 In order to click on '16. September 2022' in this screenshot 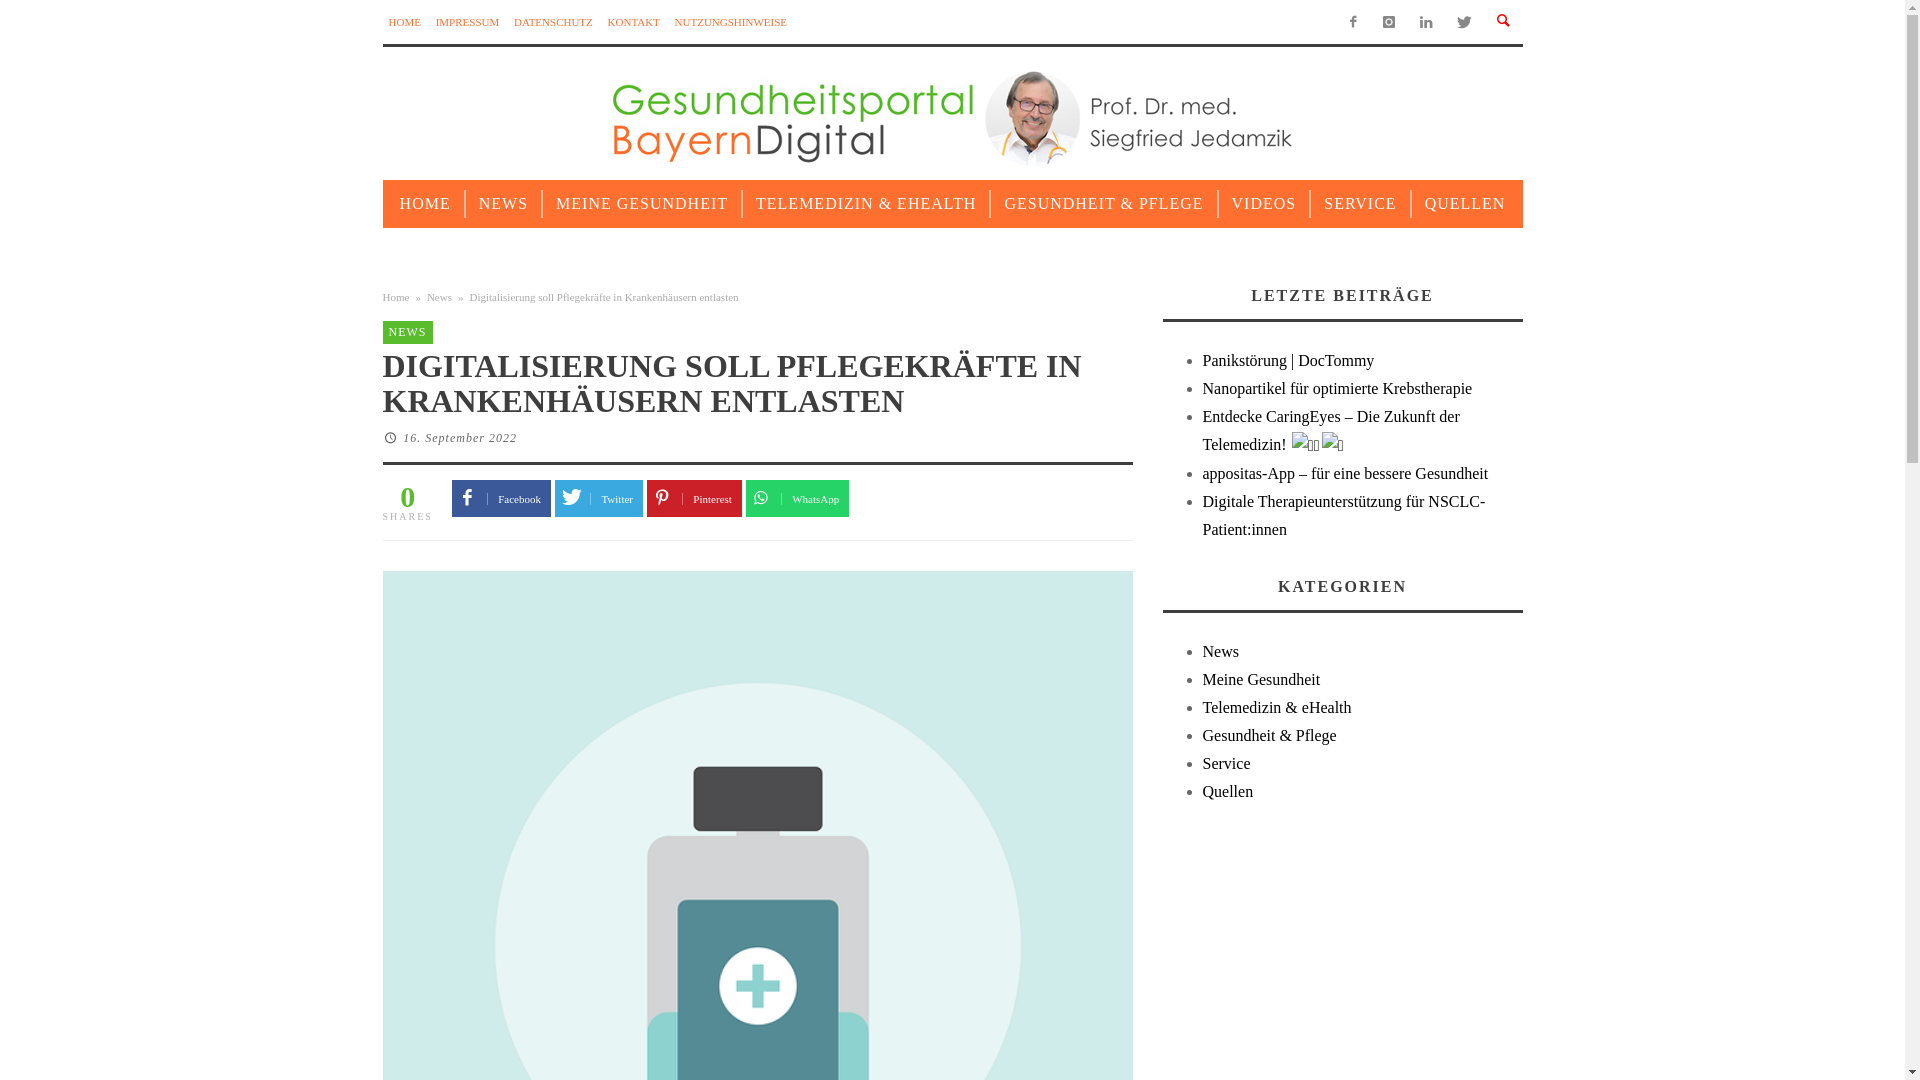, I will do `click(459, 437)`.